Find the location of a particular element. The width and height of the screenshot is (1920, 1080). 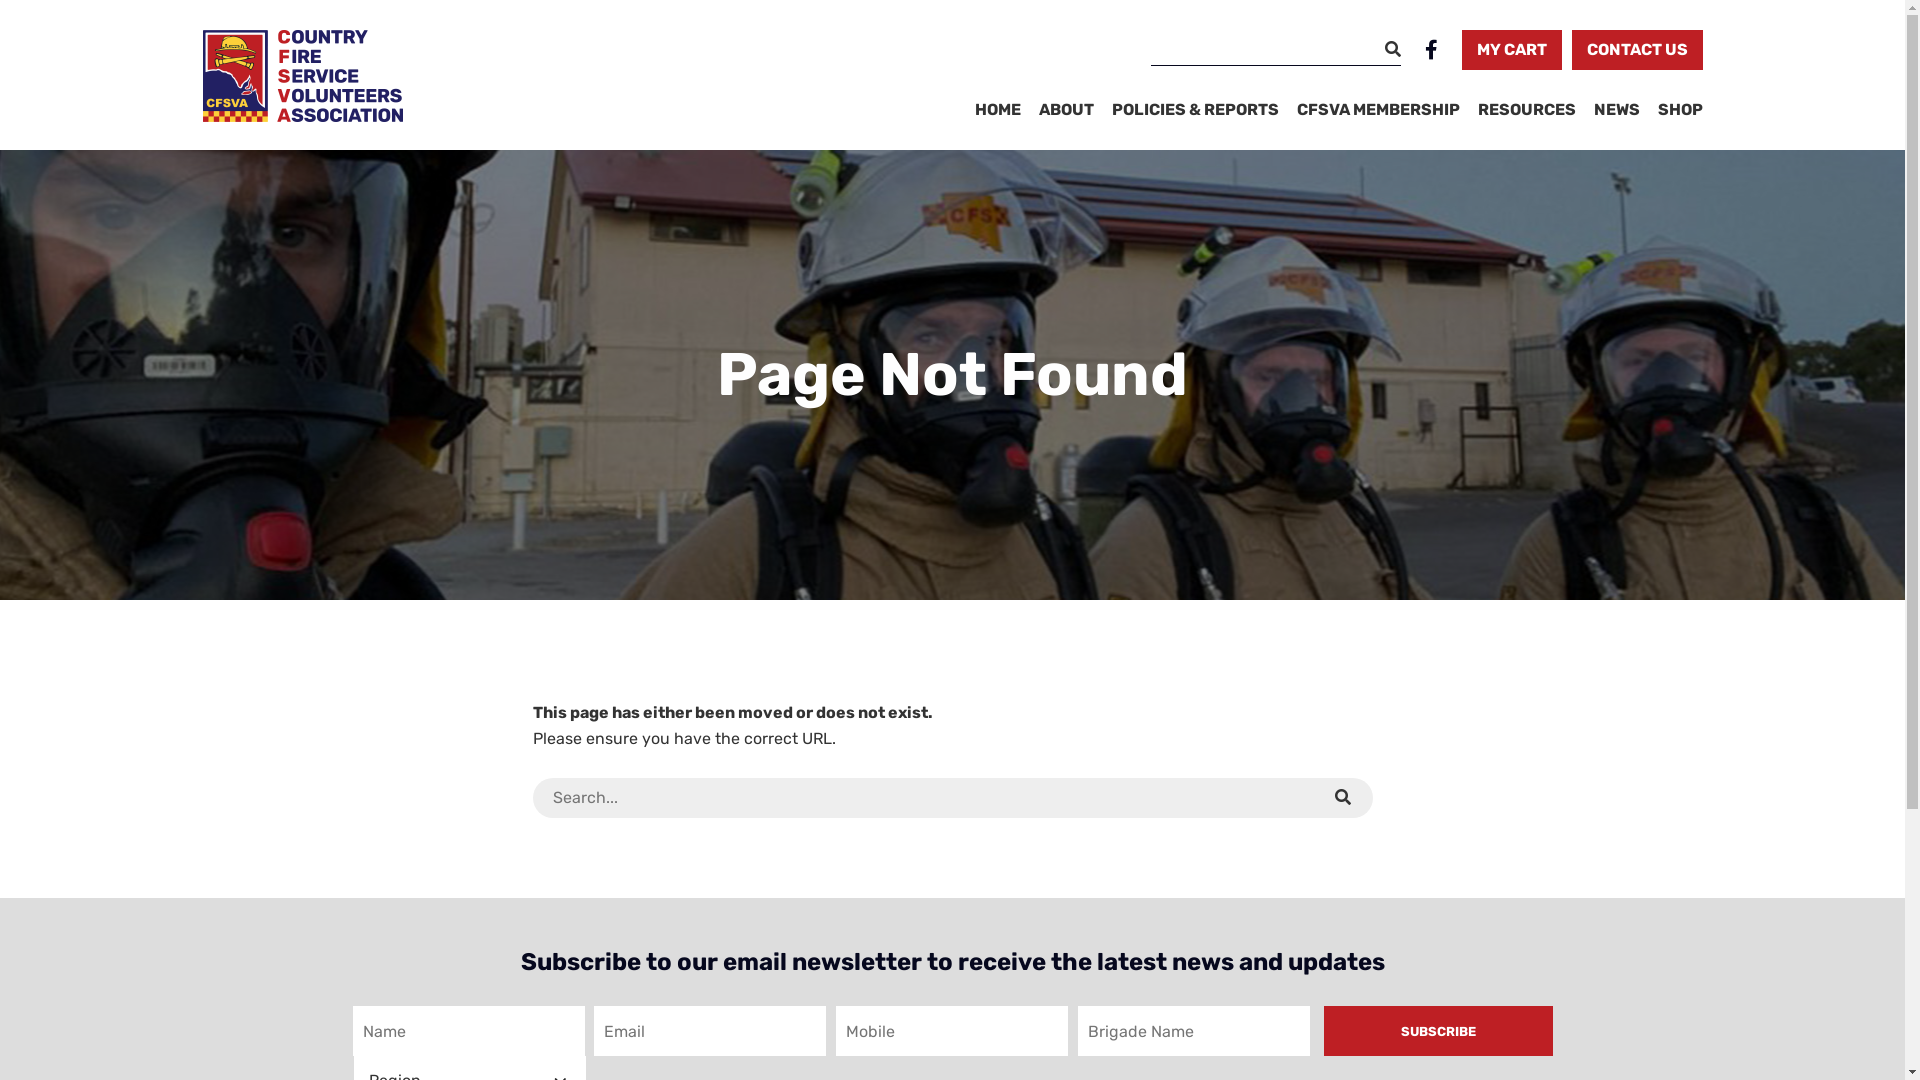

'ABOUT' is located at coordinates (1064, 109).